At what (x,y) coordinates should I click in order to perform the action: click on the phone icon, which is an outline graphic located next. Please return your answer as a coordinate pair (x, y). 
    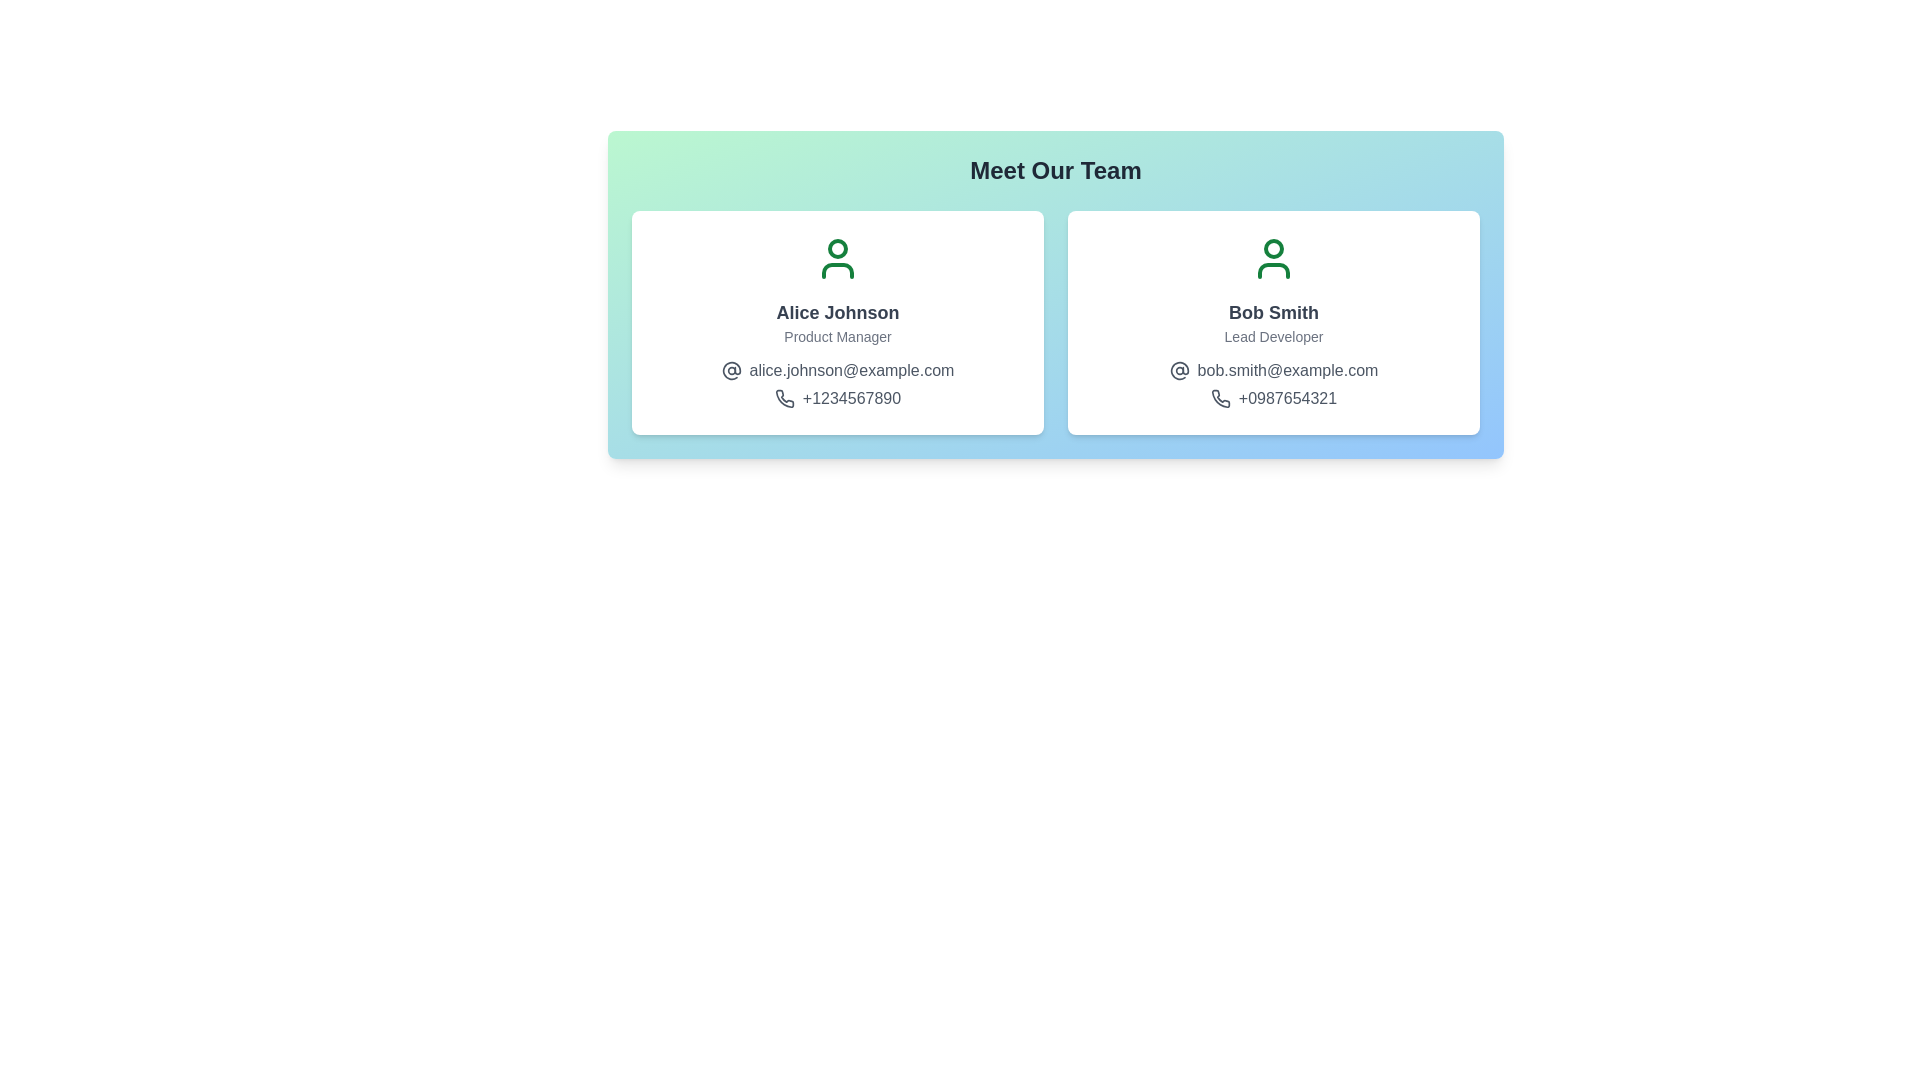
    Looking at the image, I should click on (1219, 398).